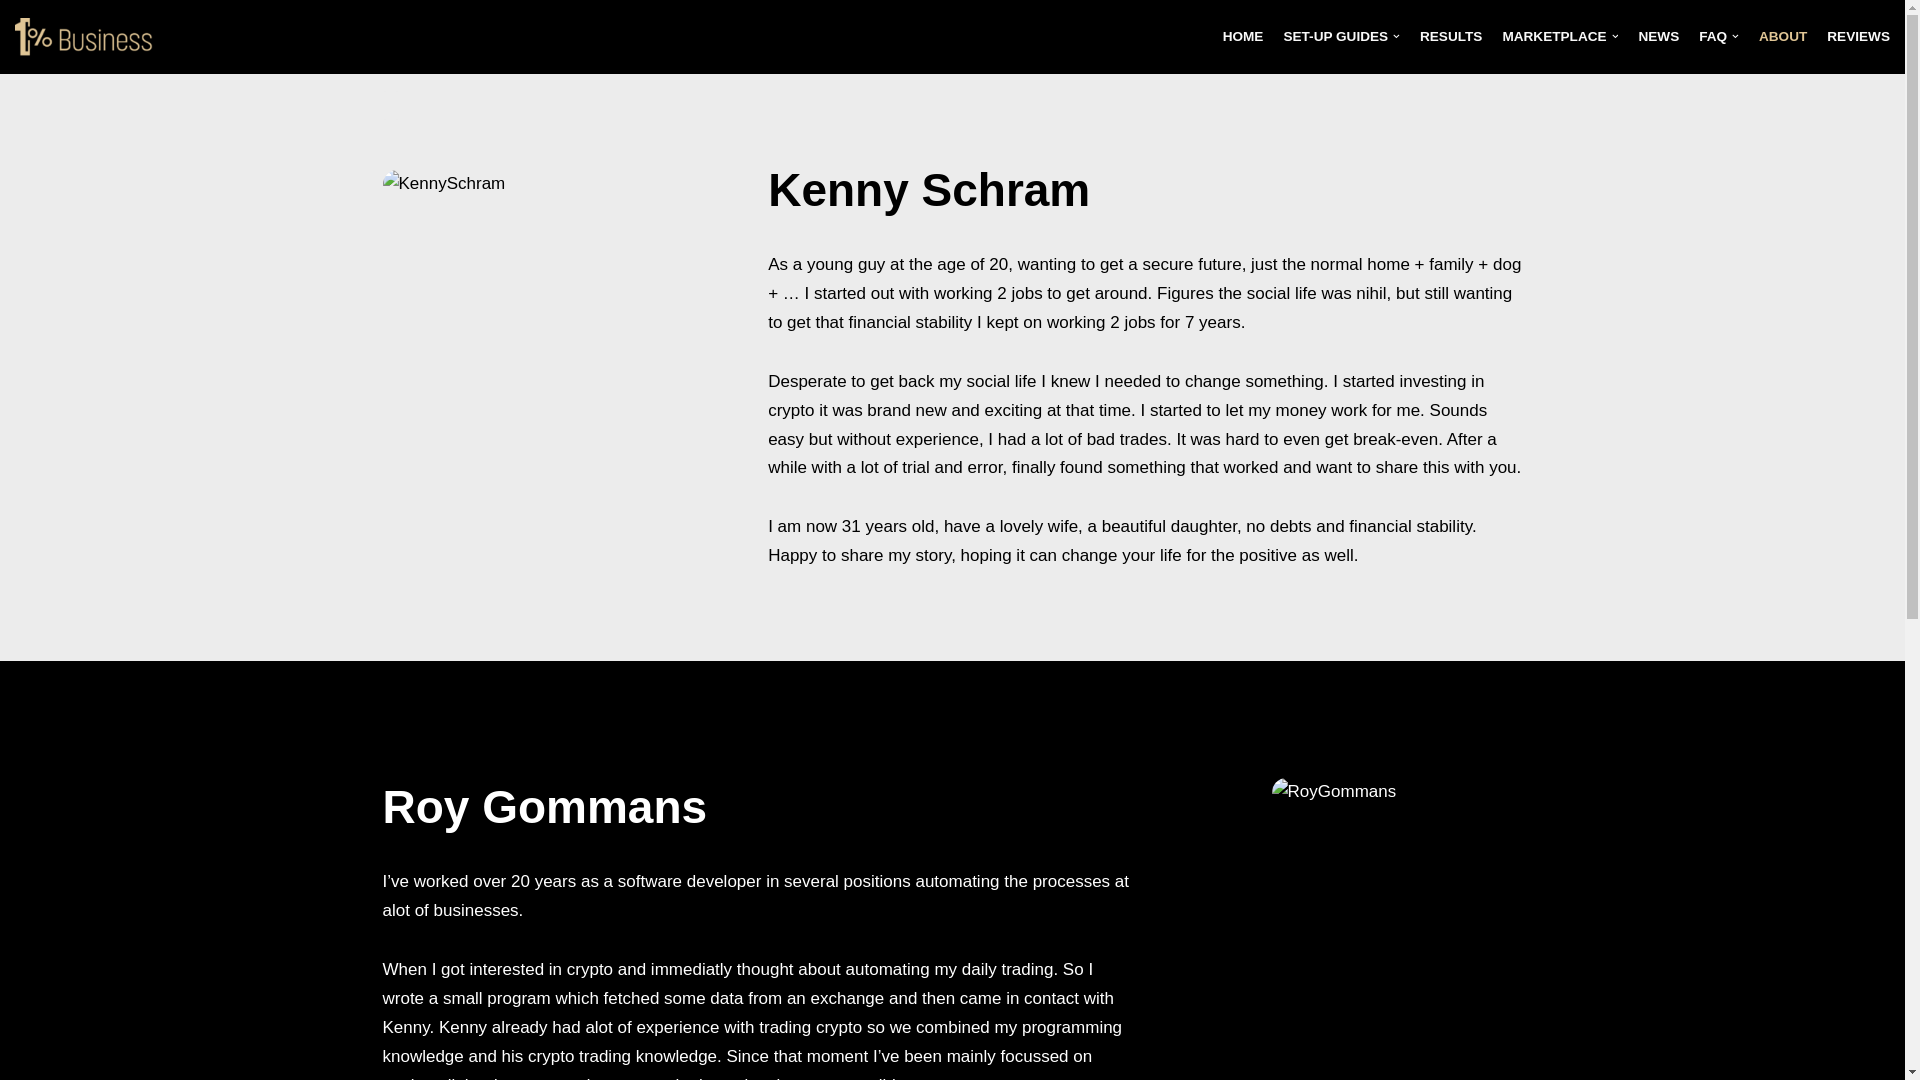  Describe the element at coordinates (0, 42) in the screenshot. I see `'Skip to content'` at that location.